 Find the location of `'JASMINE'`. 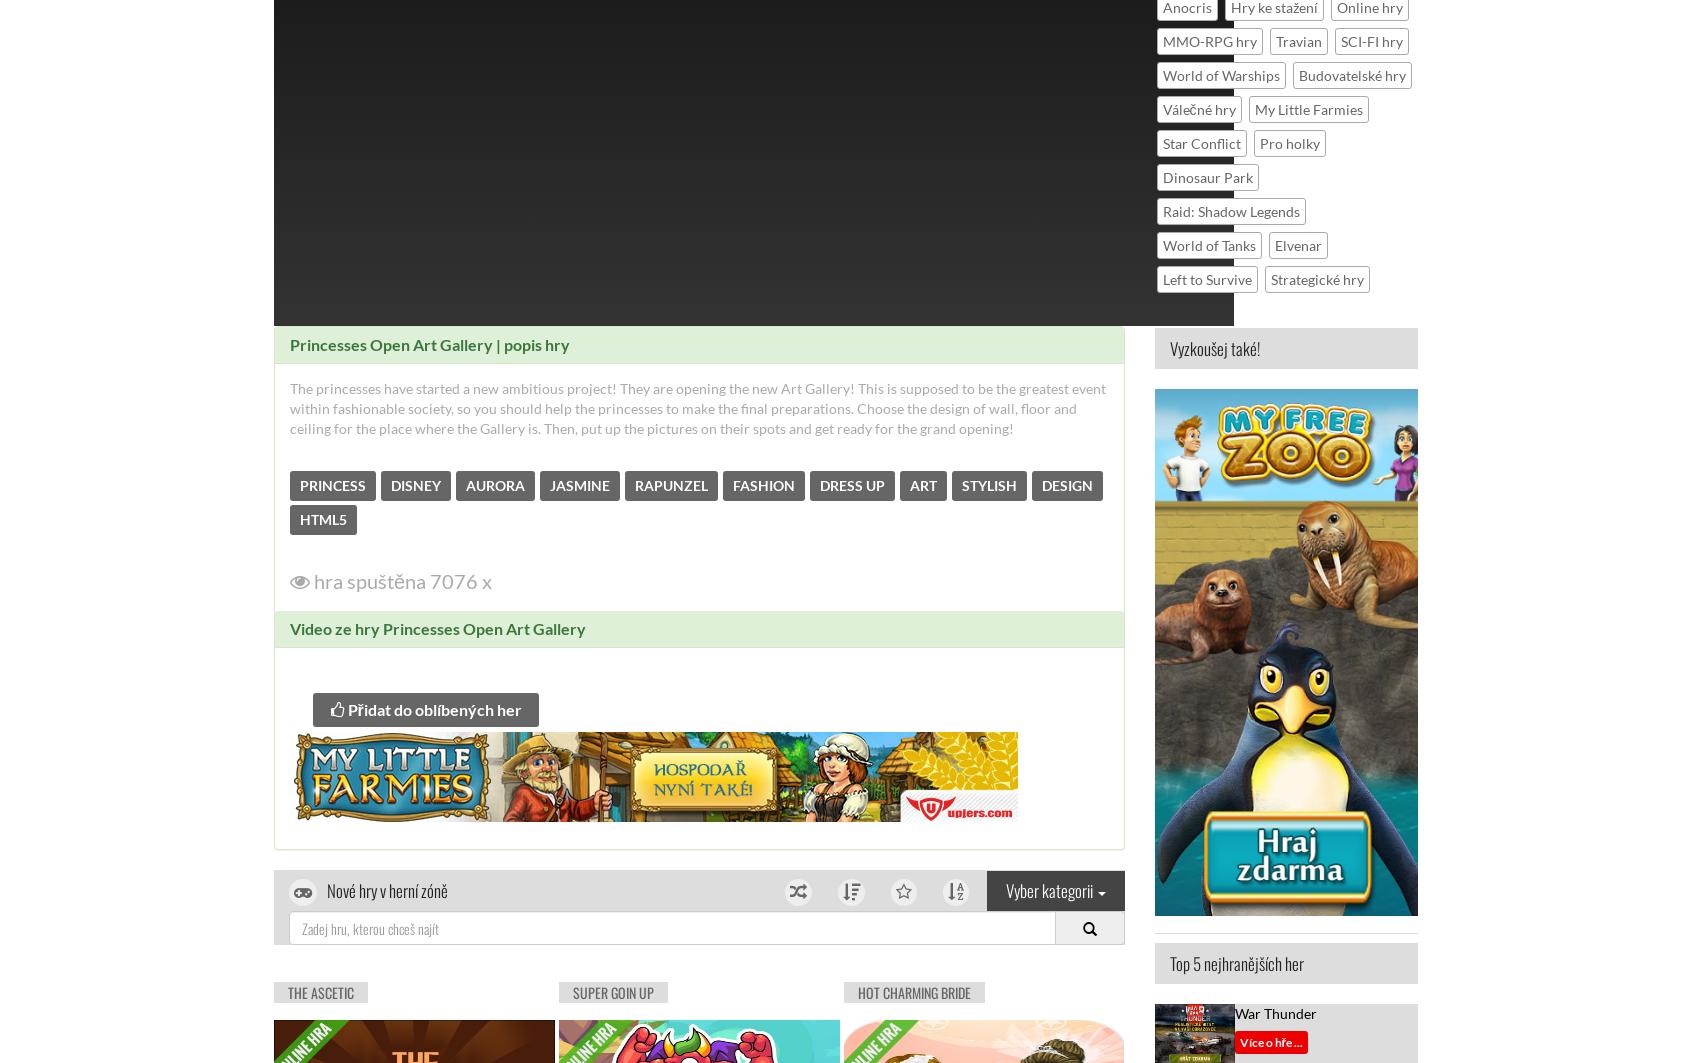

'JASMINE' is located at coordinates (579, 485).